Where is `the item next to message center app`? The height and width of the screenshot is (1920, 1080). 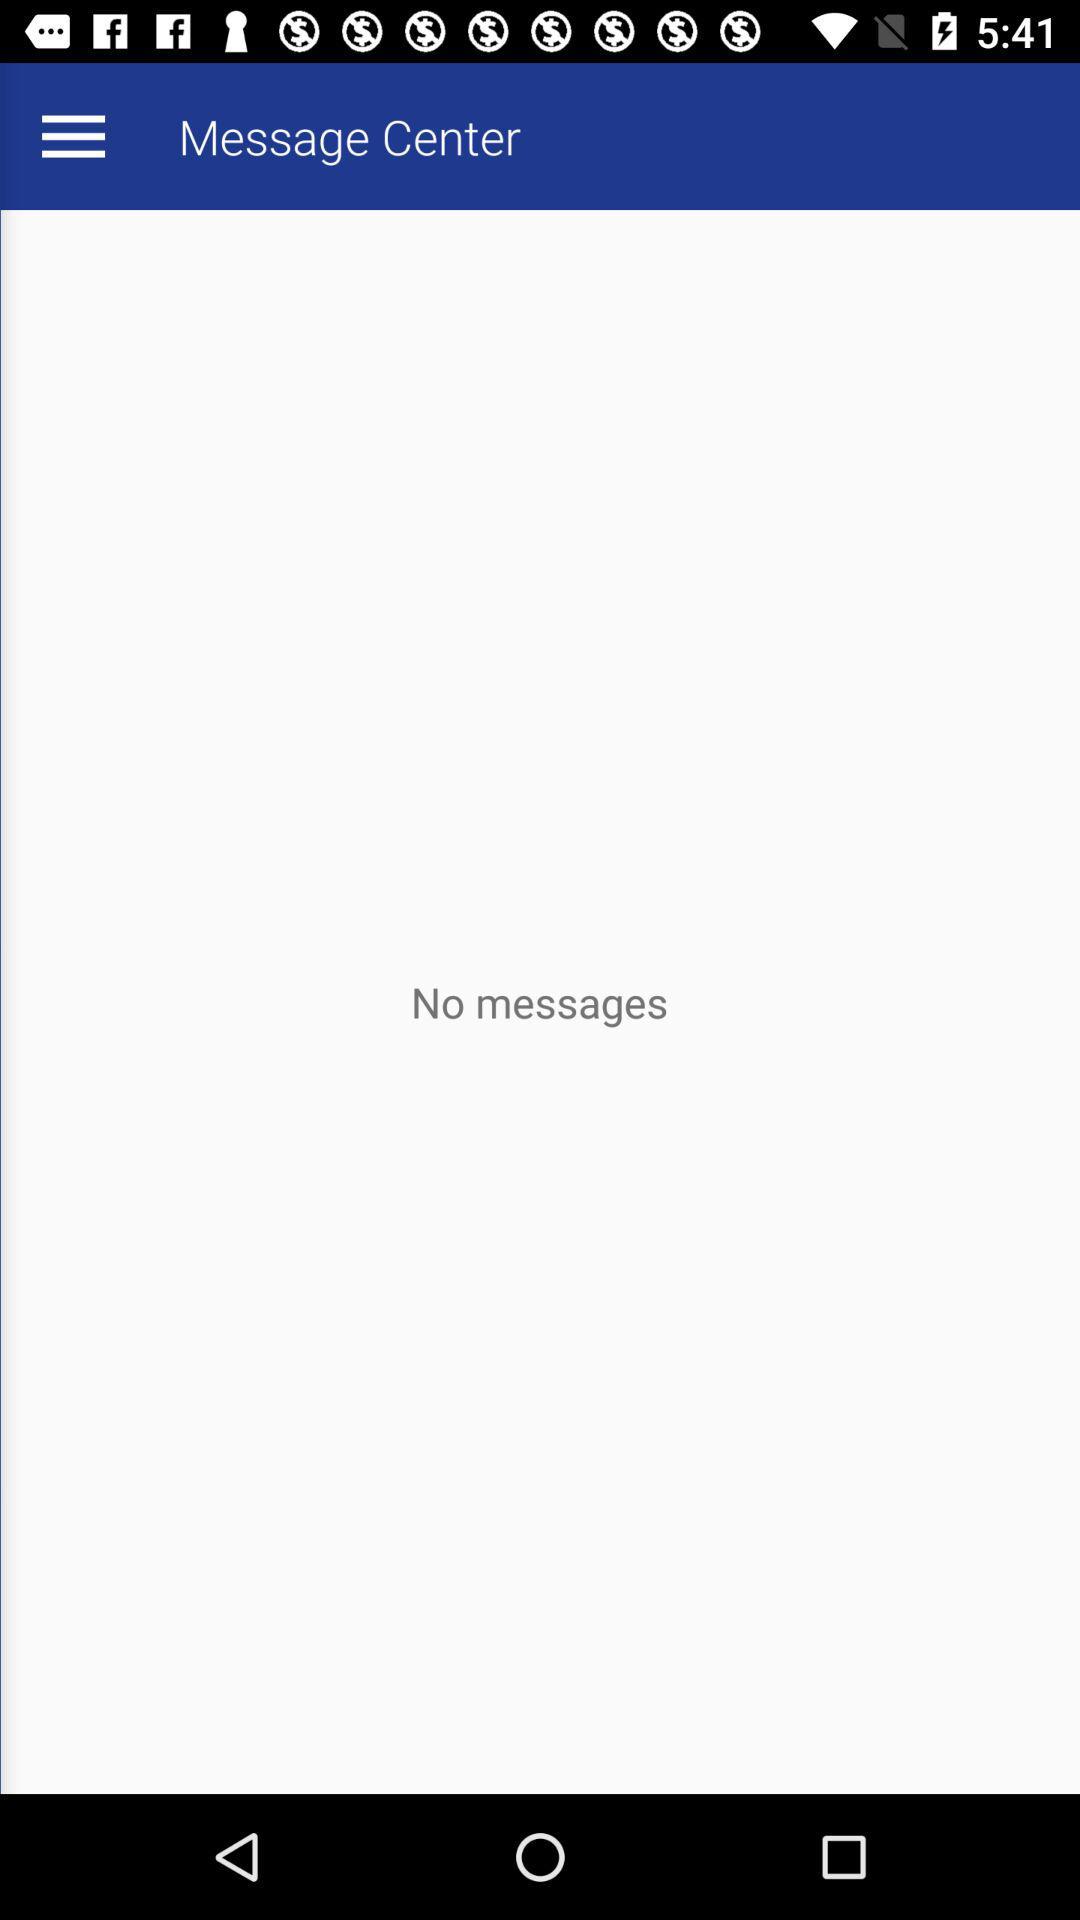 the item next to message center app is located at coordinates (72, 135).